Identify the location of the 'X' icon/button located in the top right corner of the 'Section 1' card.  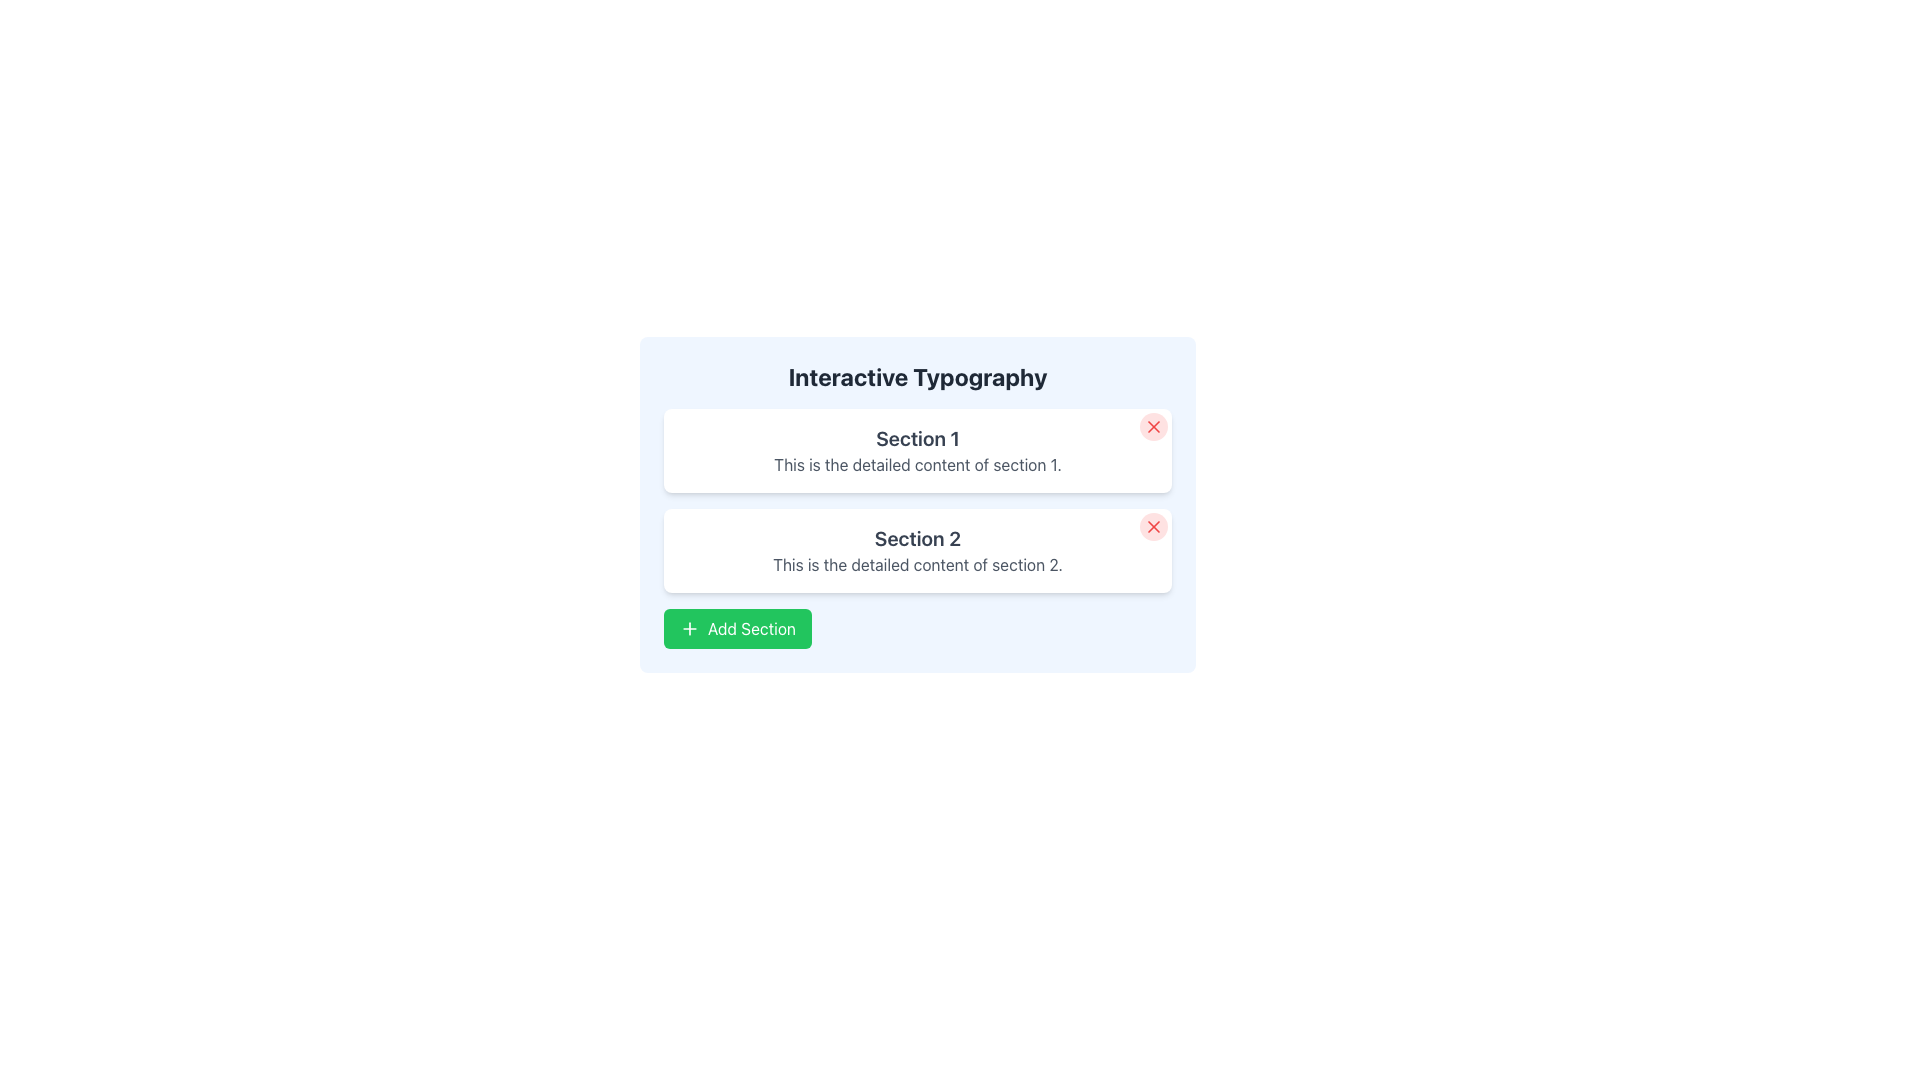
(1153, 426).